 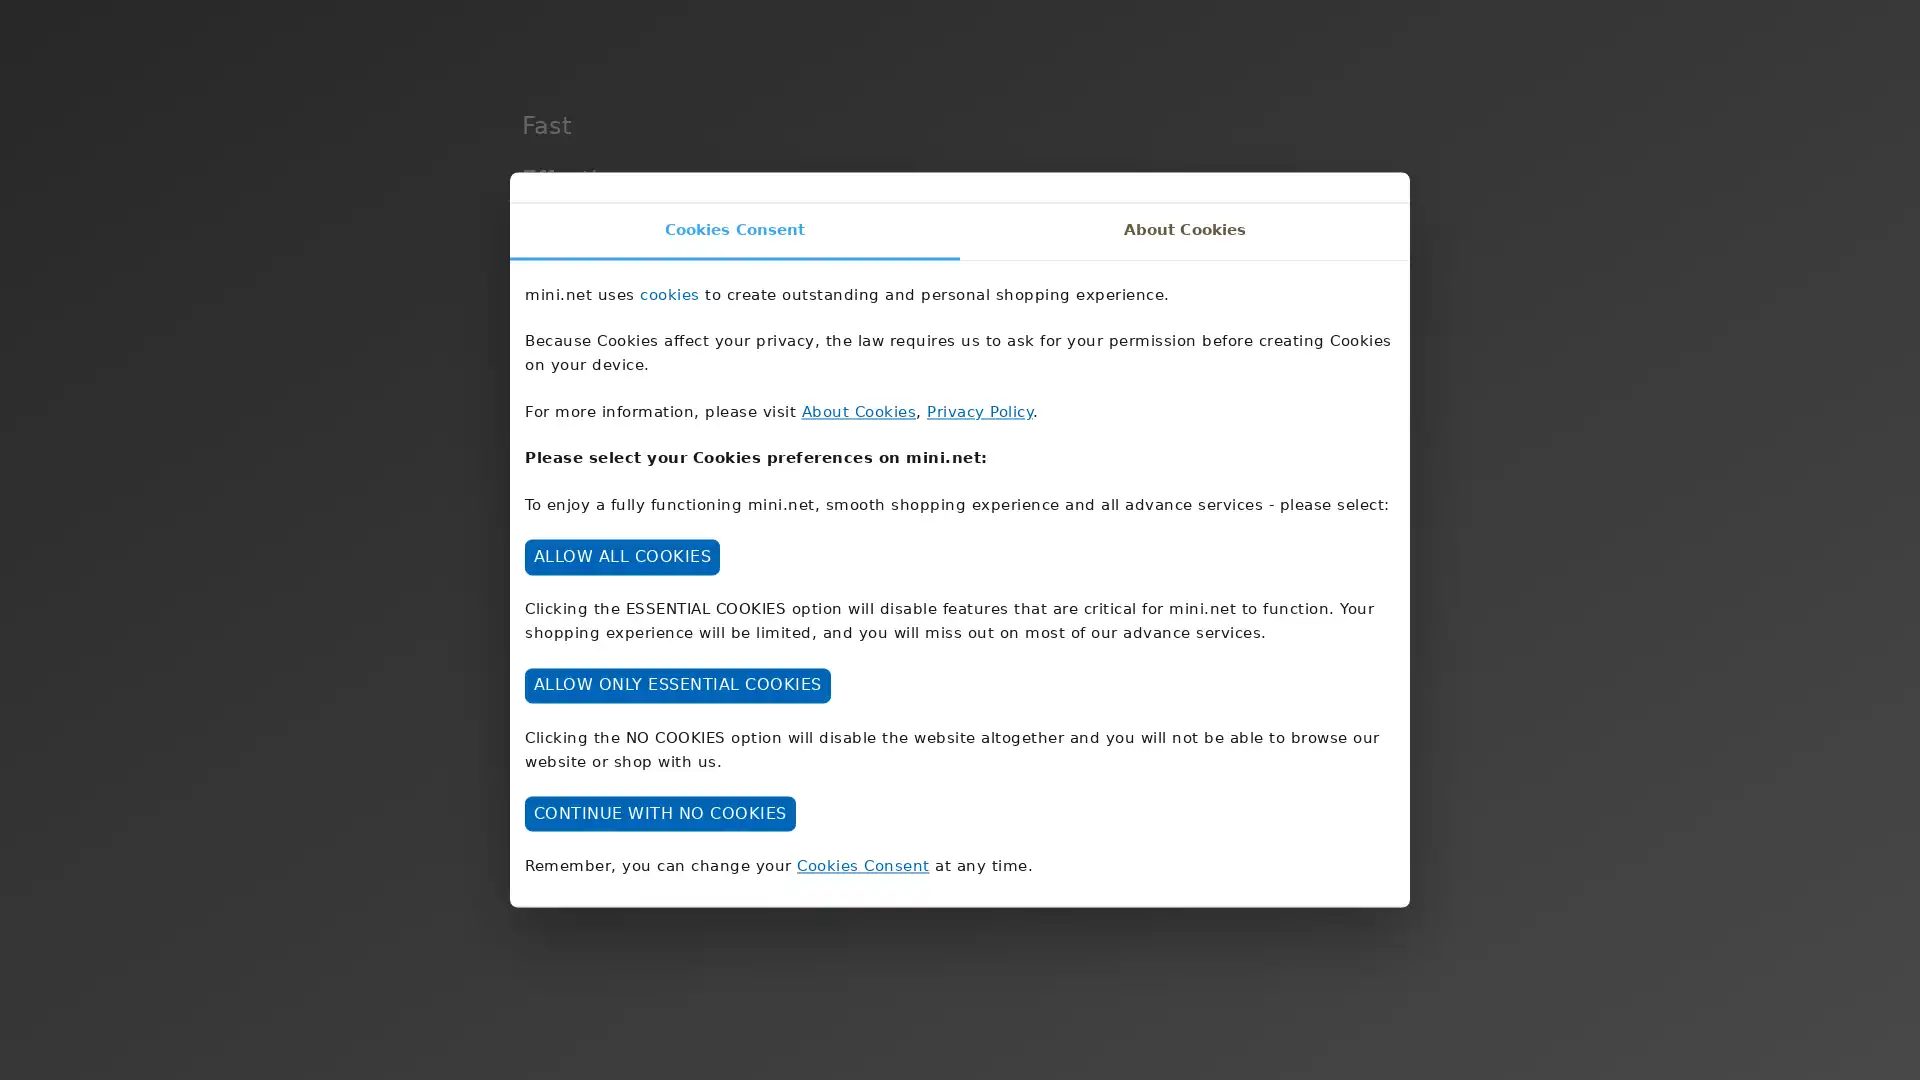 What do you see at coordinates (1287, 473) in the screenshot?
I see `DISCOVER MINI NET` at bounding box center [1287, 473].